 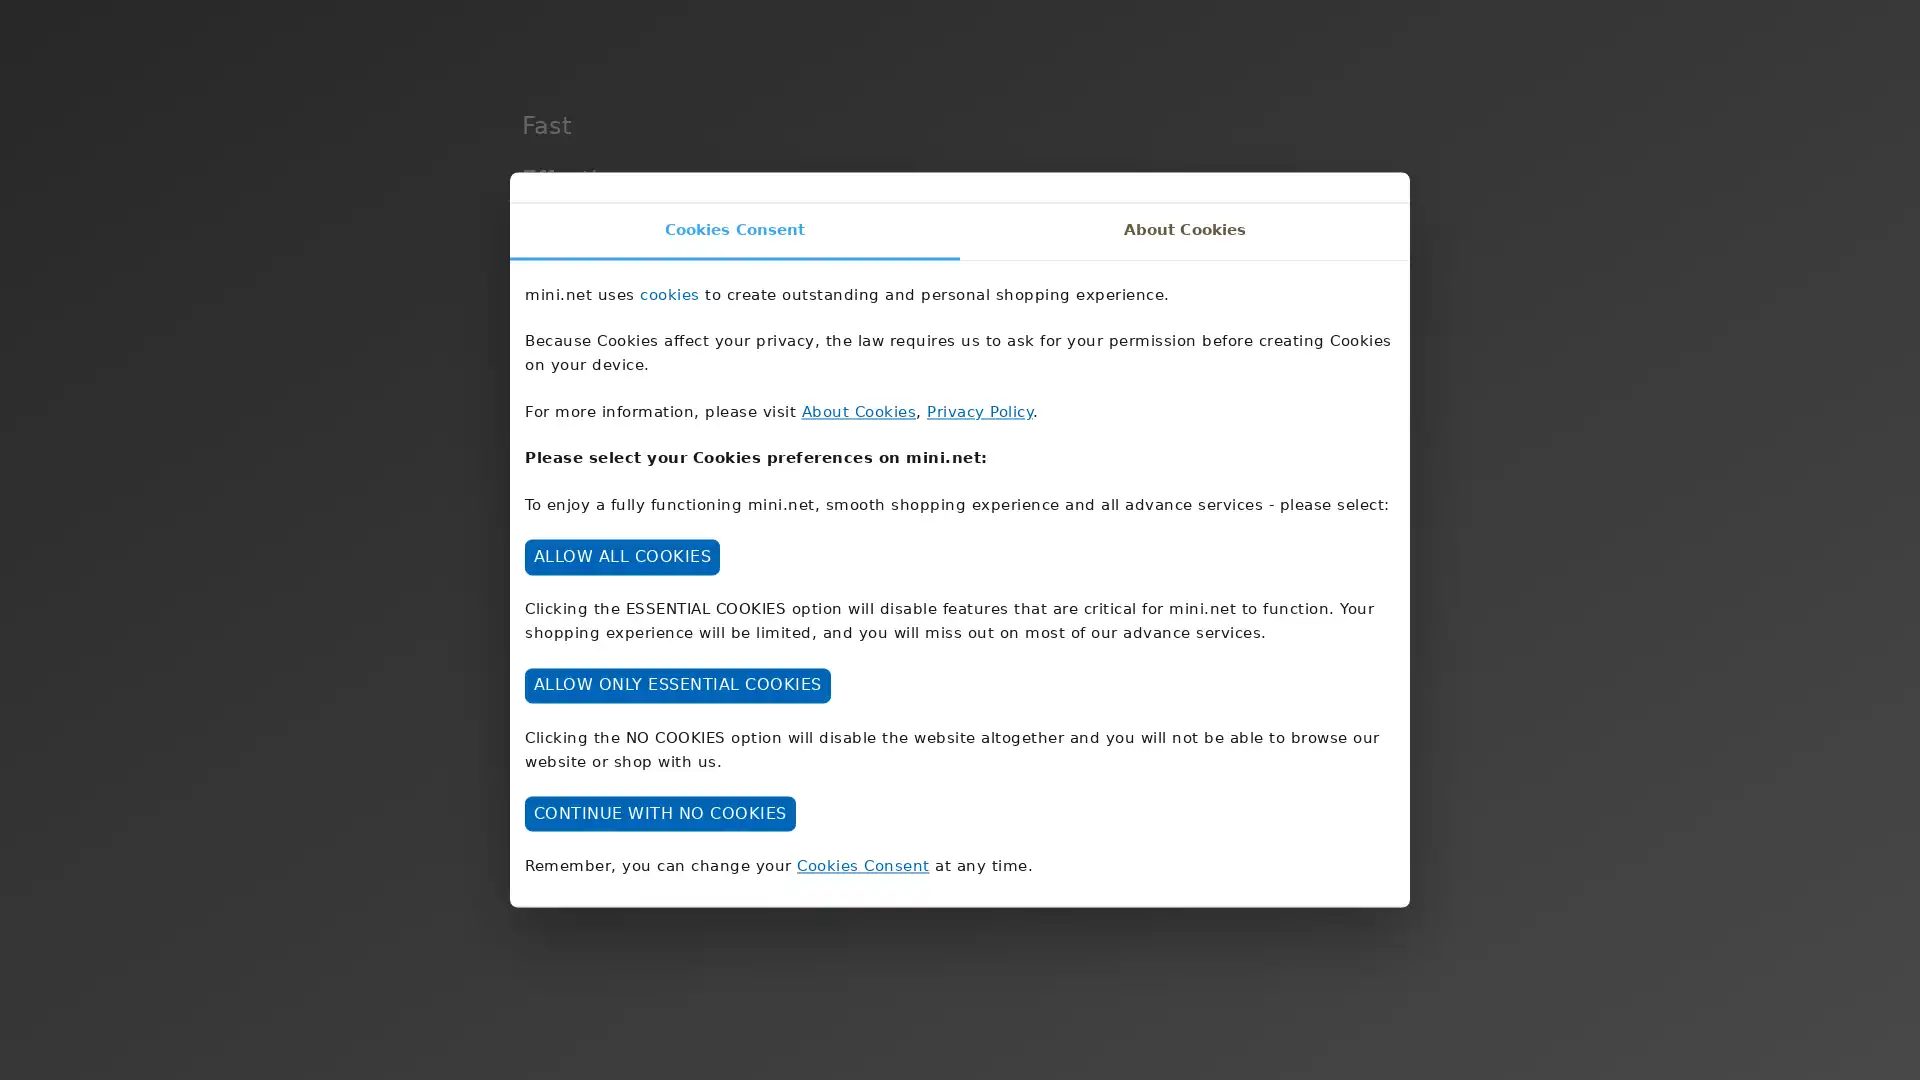 What do you see at coordinates (1287, 473) in the screenshot?
I see `DISCOVER MINI NET` at bounding box center [1287, 473].